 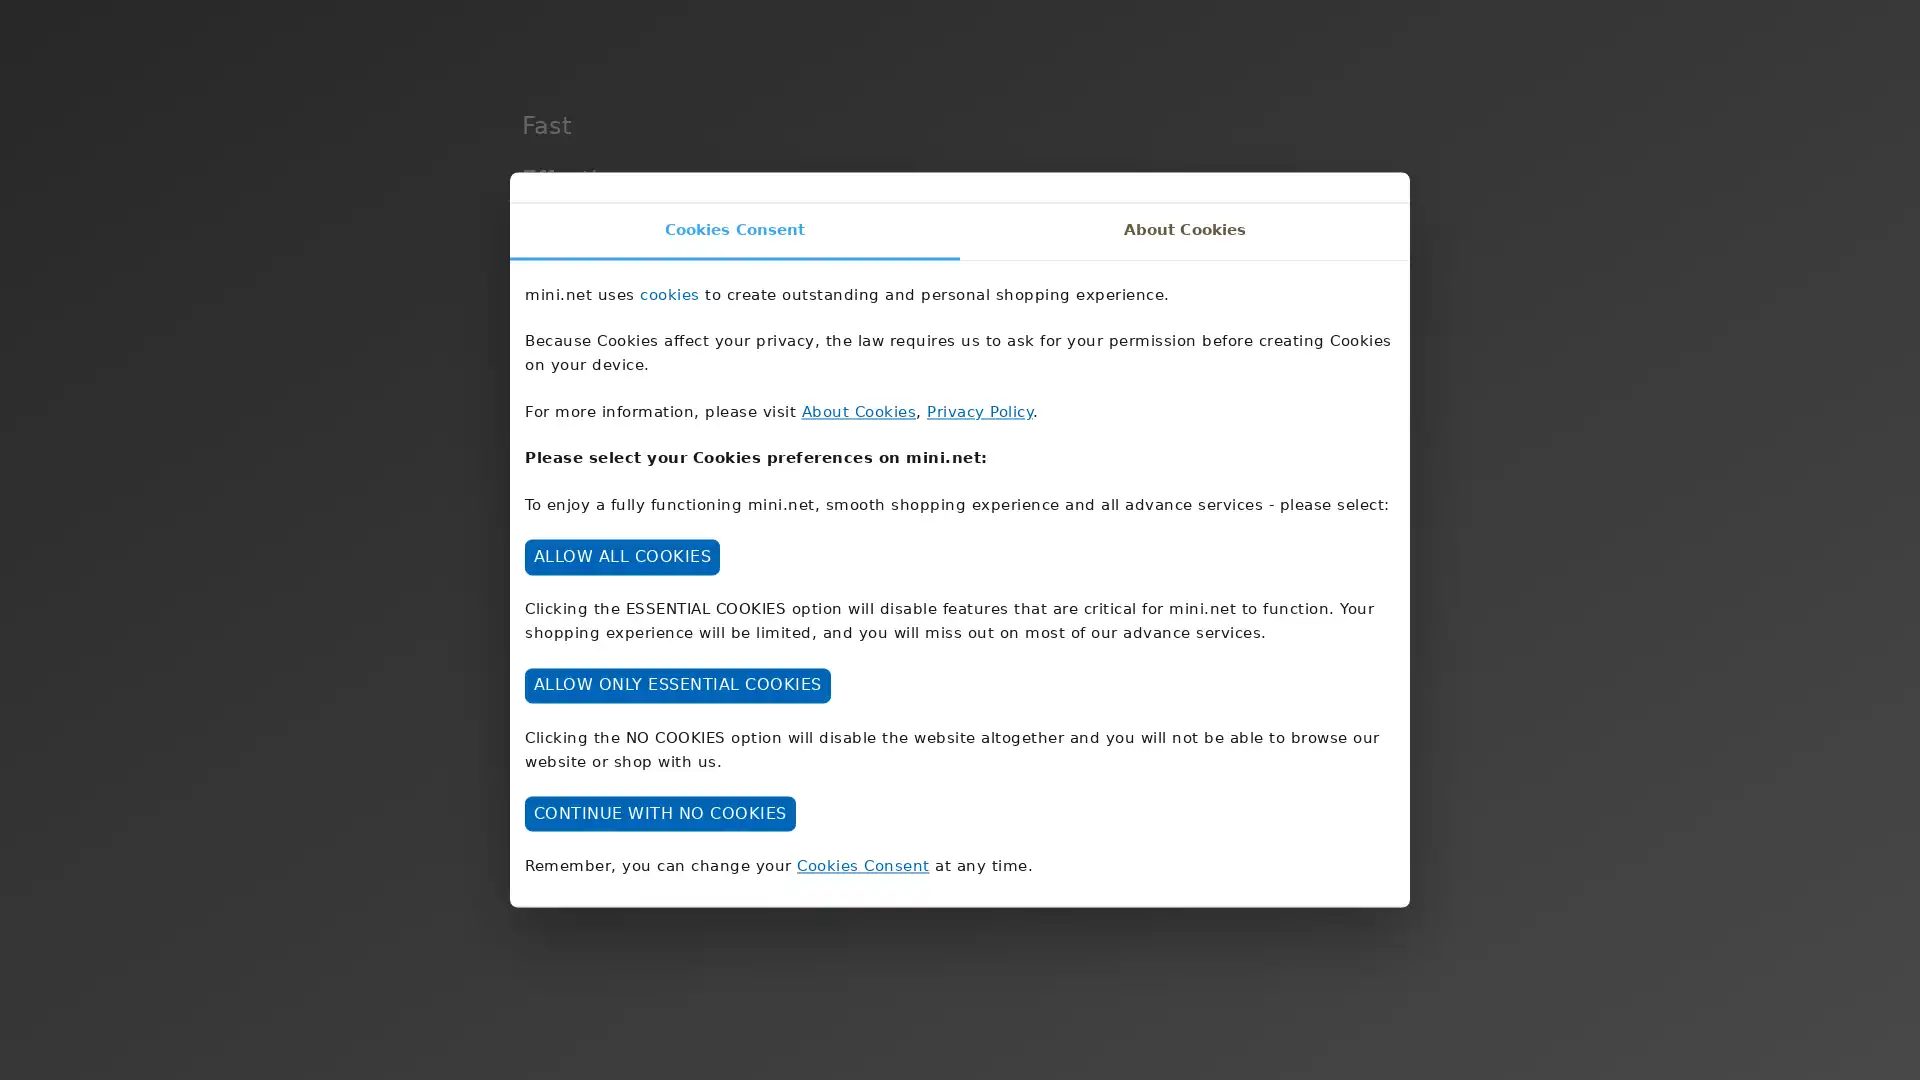 What do you see at coordinates (1287, 473) in the screenshot?
I see `DISCOVER MINI NET` at bounding box center [1287, 473].